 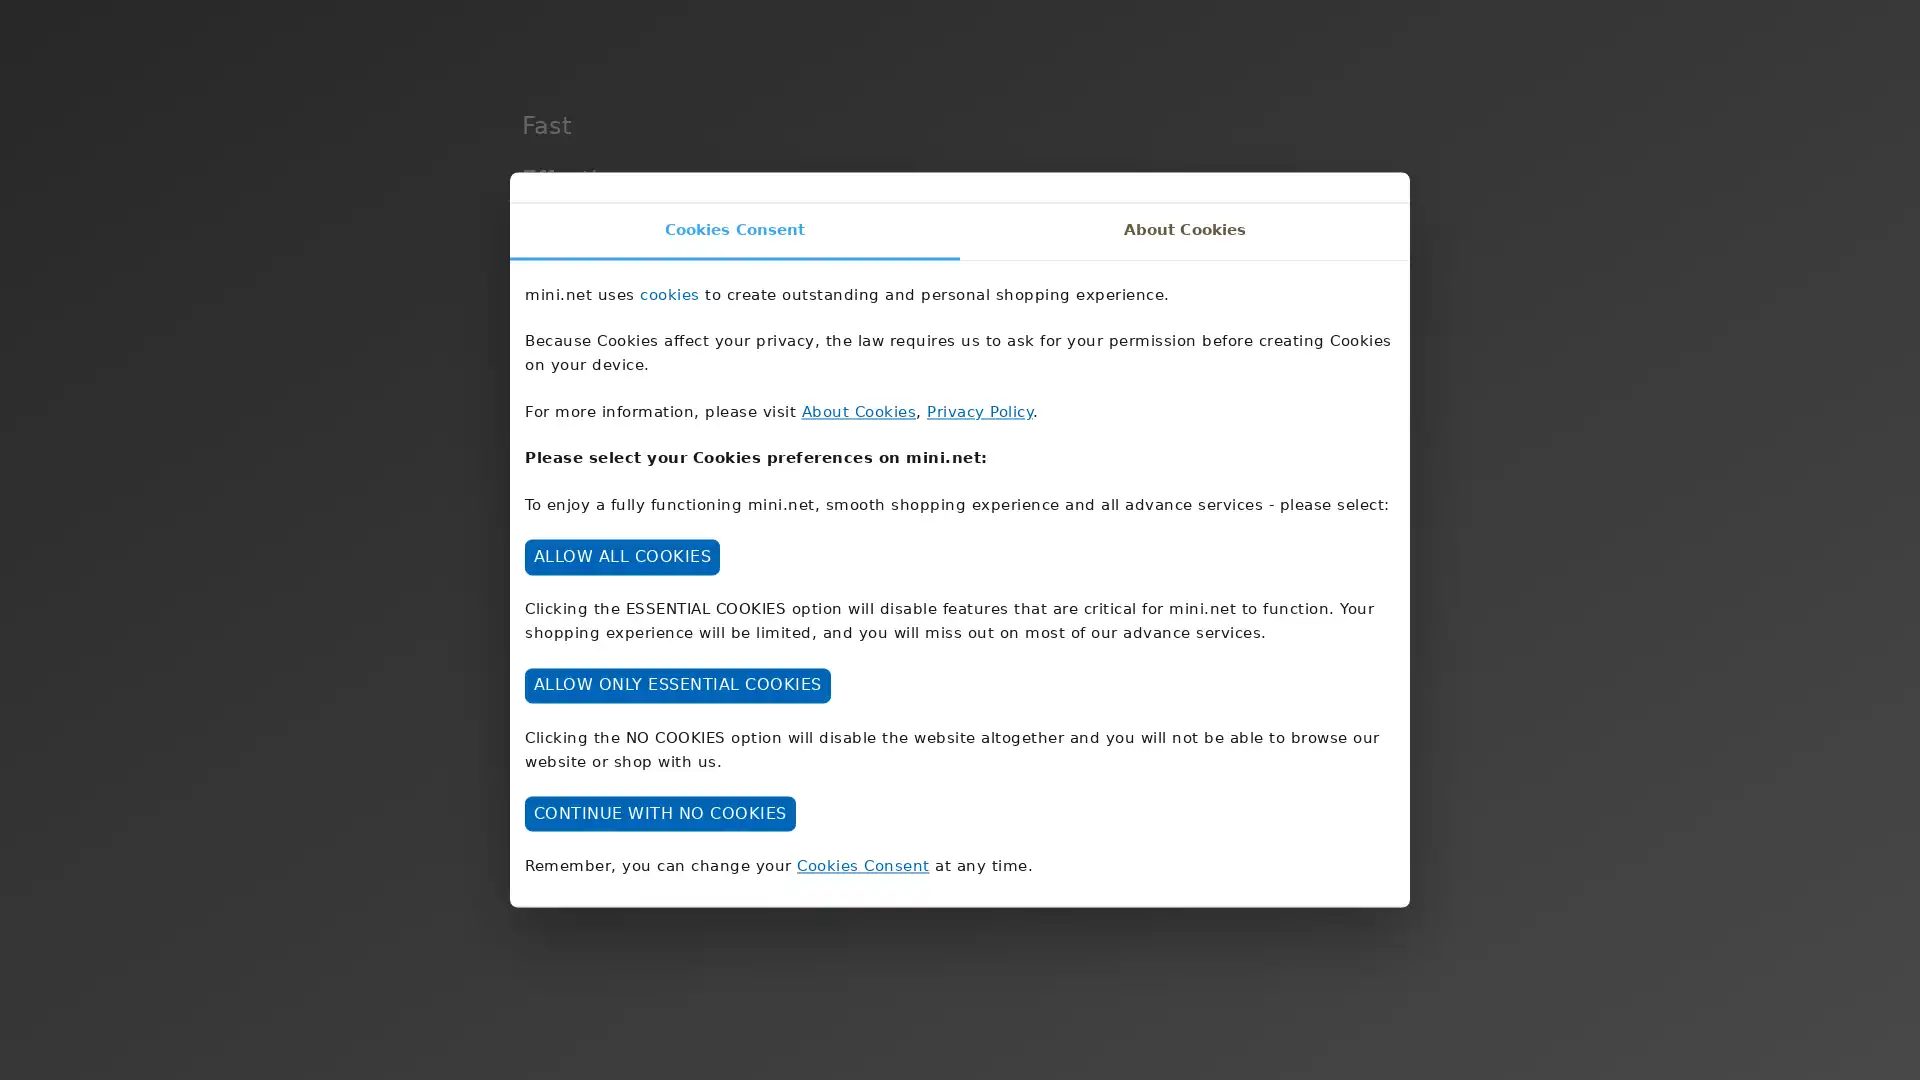 What do you see at coordinates (1287, 473) in the screenshot?
I see `DISCOVER MINI NET` at bounding box center [1287, 473].